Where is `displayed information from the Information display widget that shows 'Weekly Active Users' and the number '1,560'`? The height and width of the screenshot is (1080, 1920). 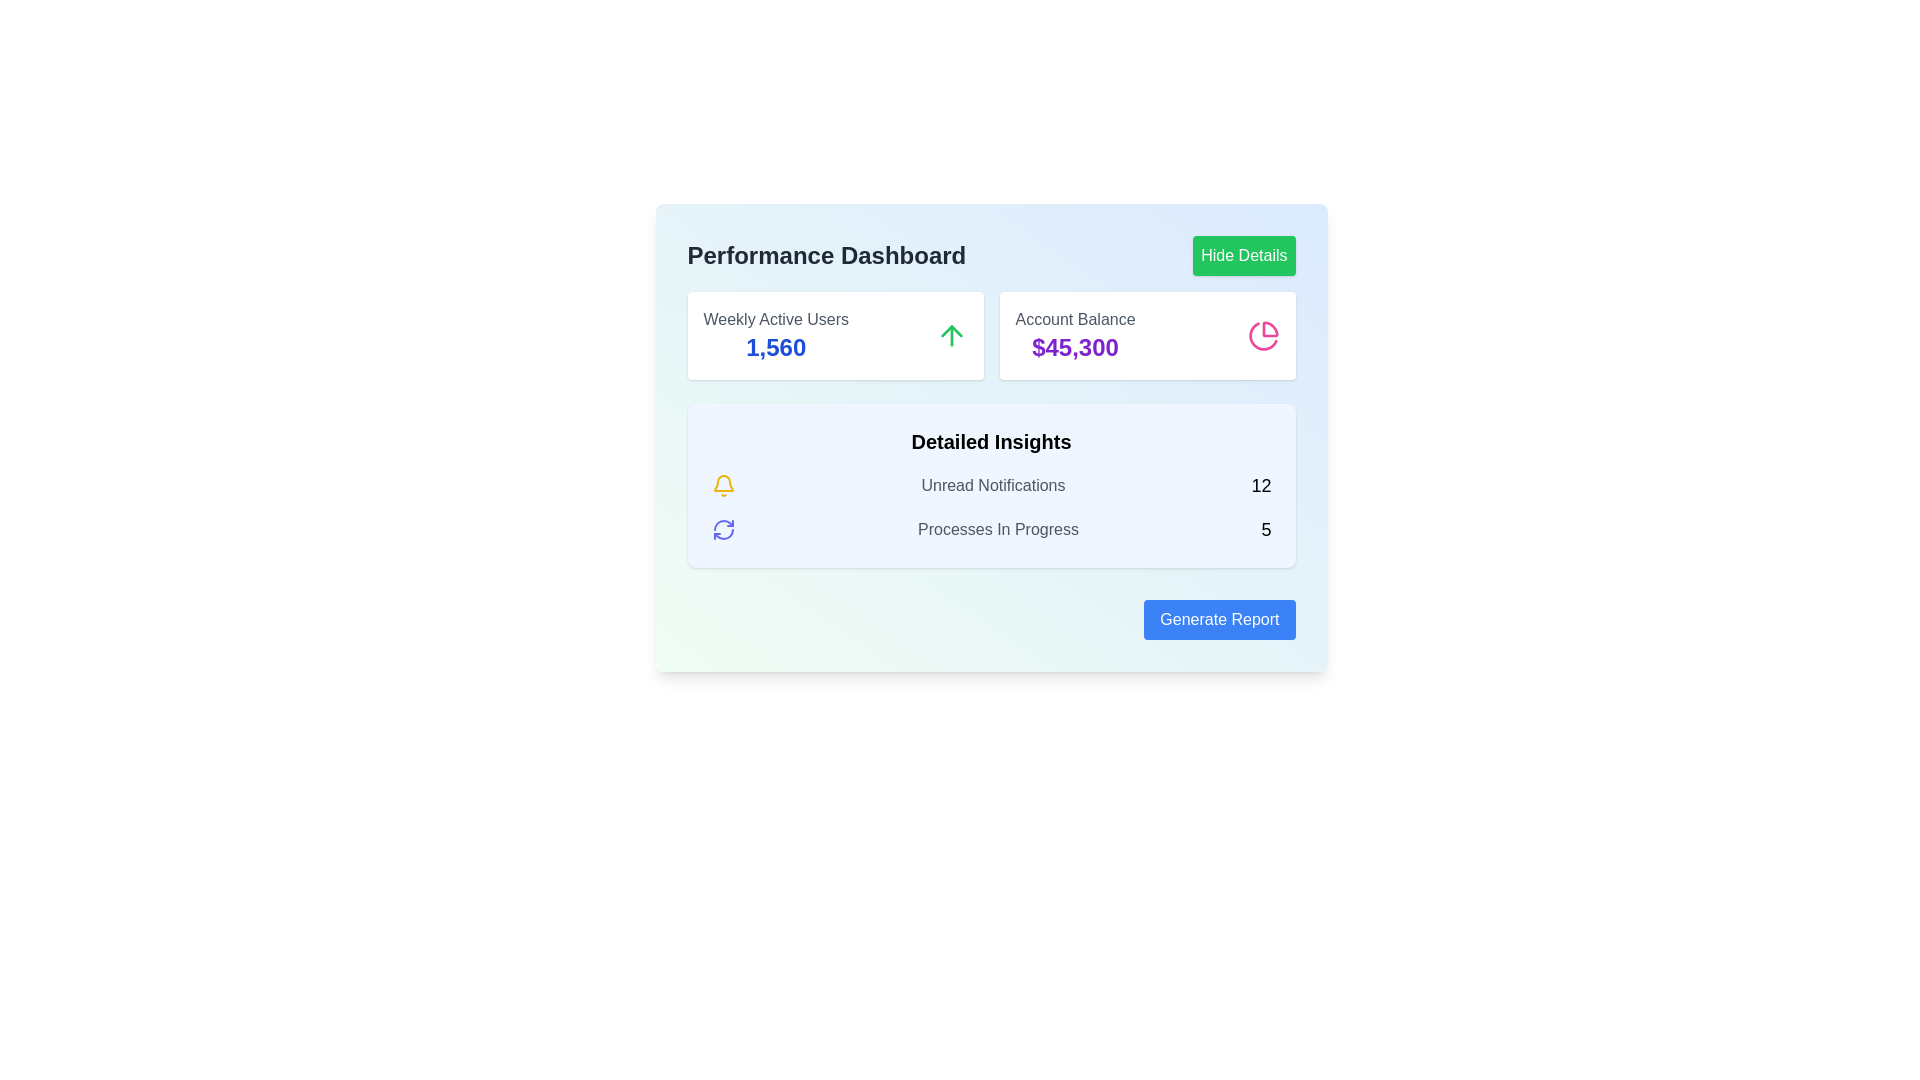
displayed information from the Information display widget that shows 'Weekly Active Users' and the number '1,560' is located at coordinates (835, 334).